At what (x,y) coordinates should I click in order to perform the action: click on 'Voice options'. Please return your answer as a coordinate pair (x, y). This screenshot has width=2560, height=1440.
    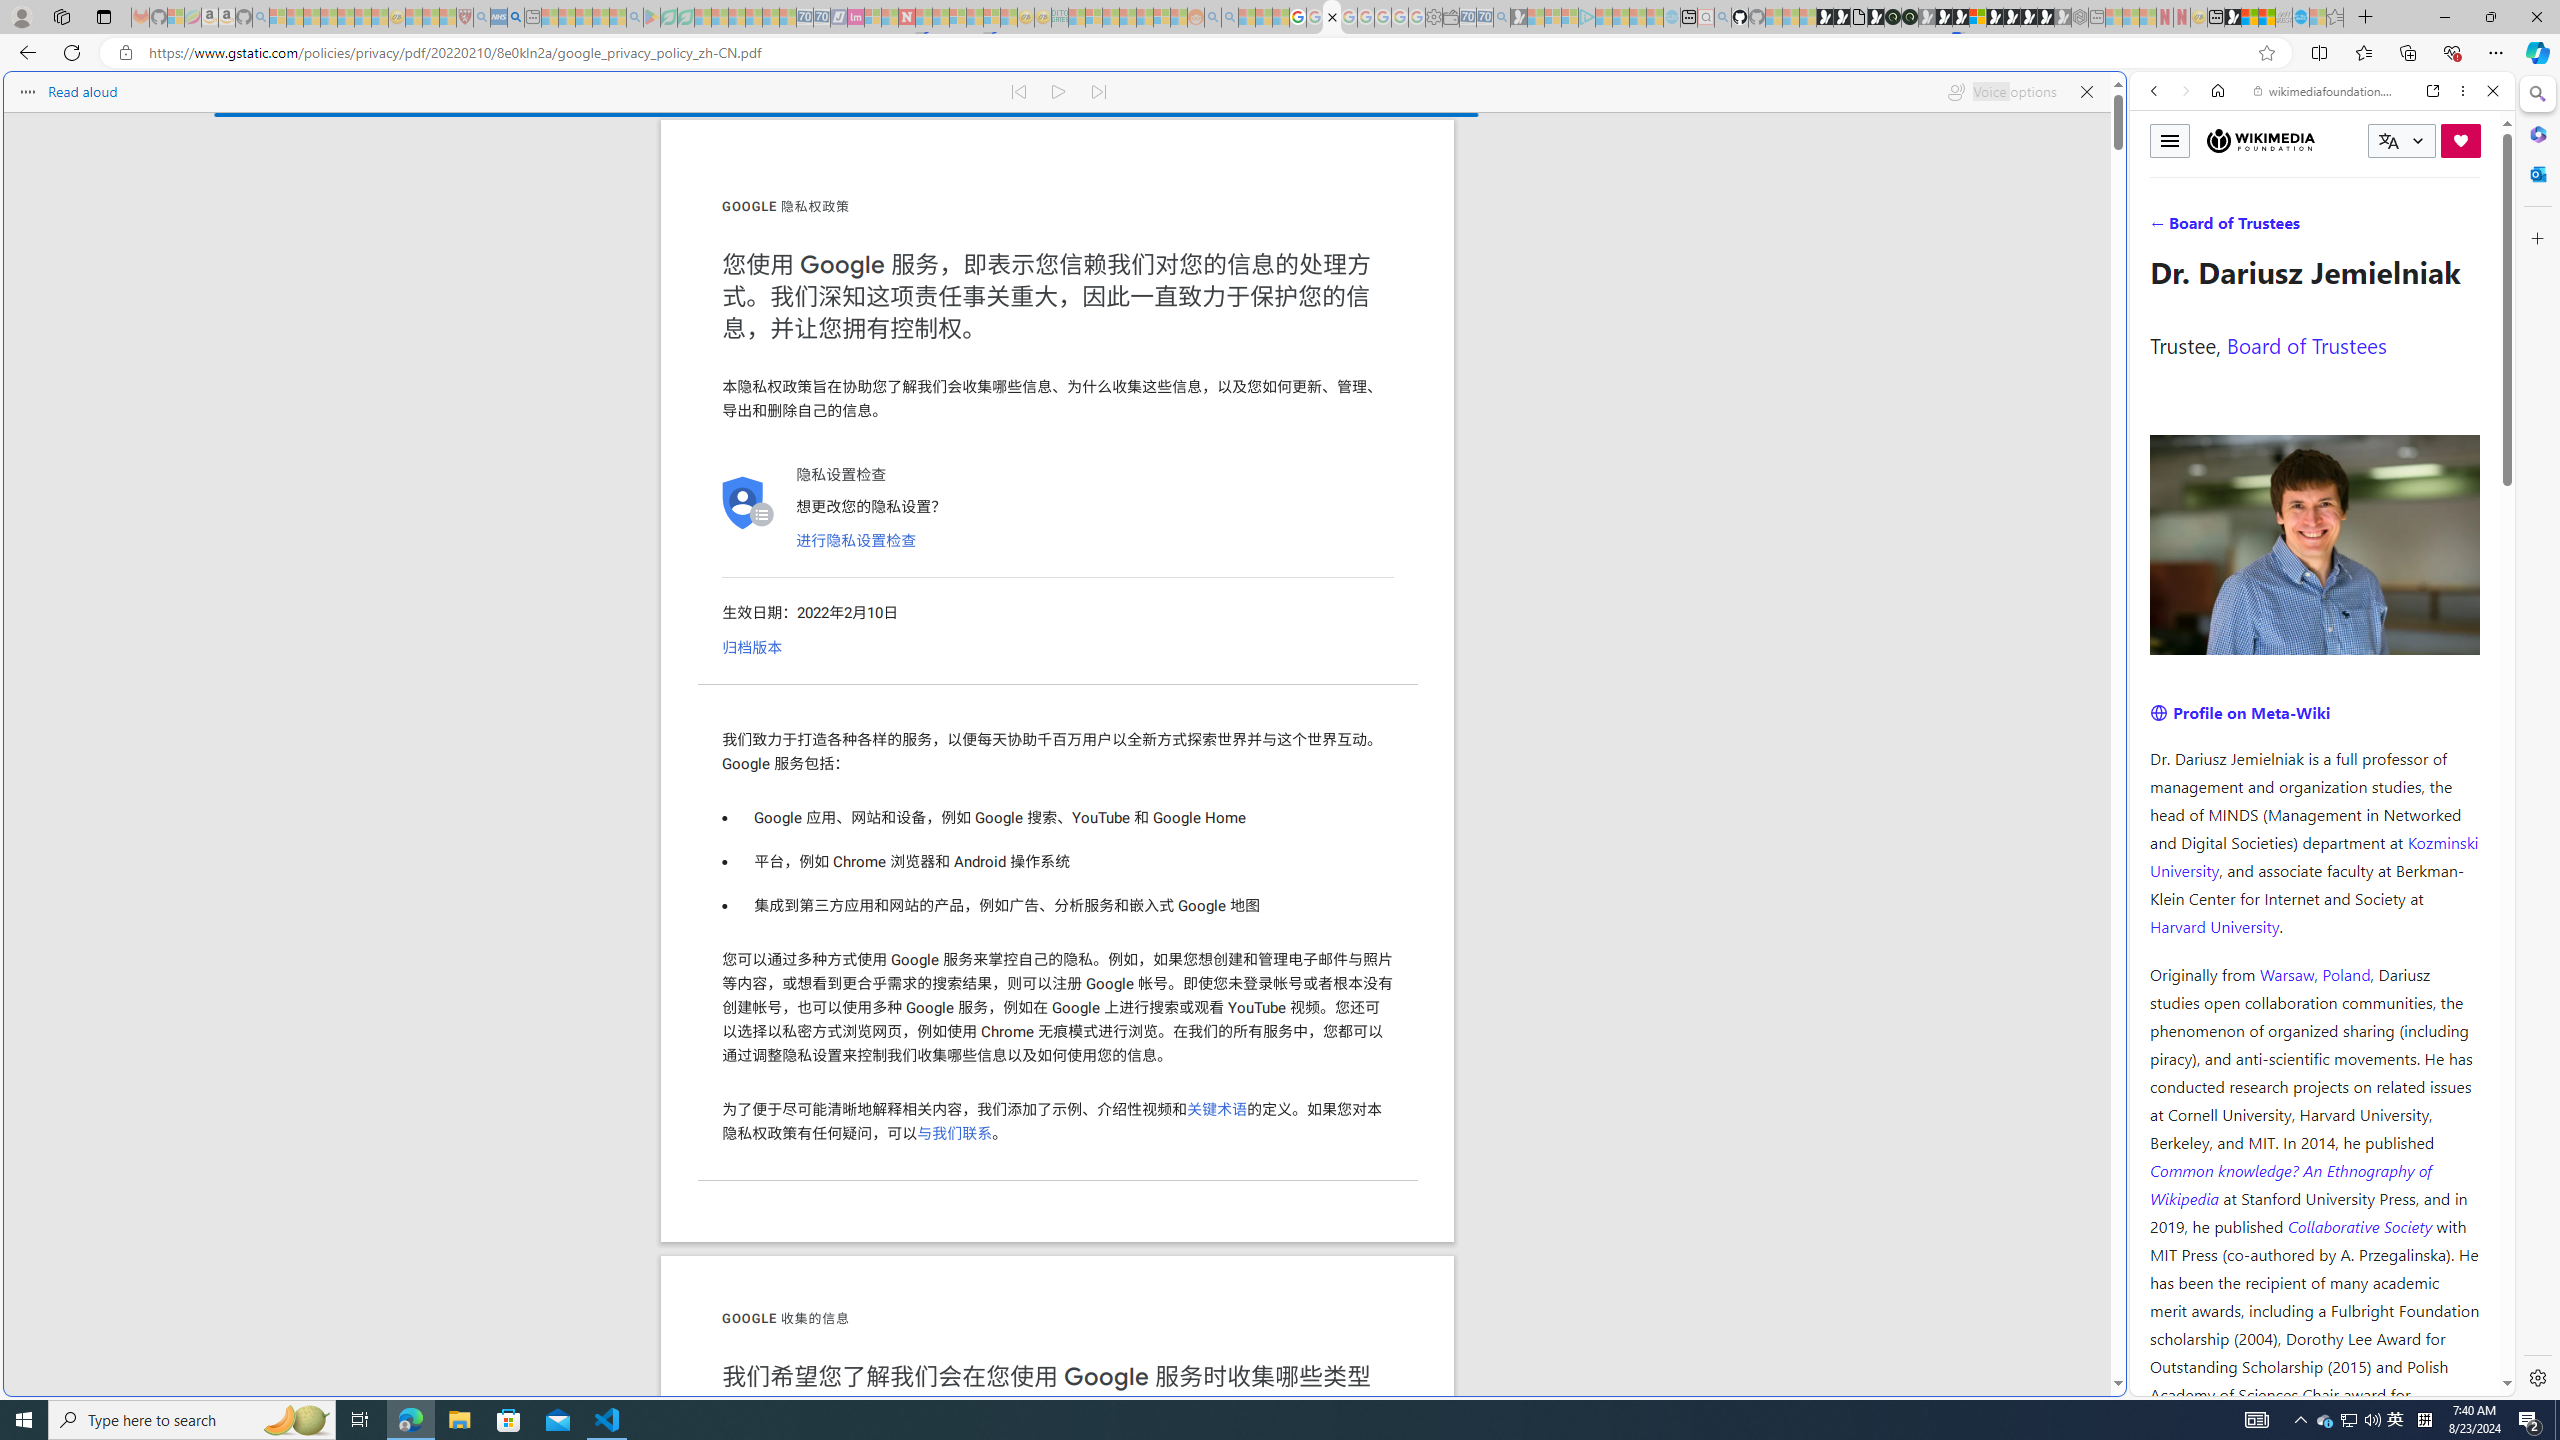
    Looking at the image, I should click on (2001, 91).